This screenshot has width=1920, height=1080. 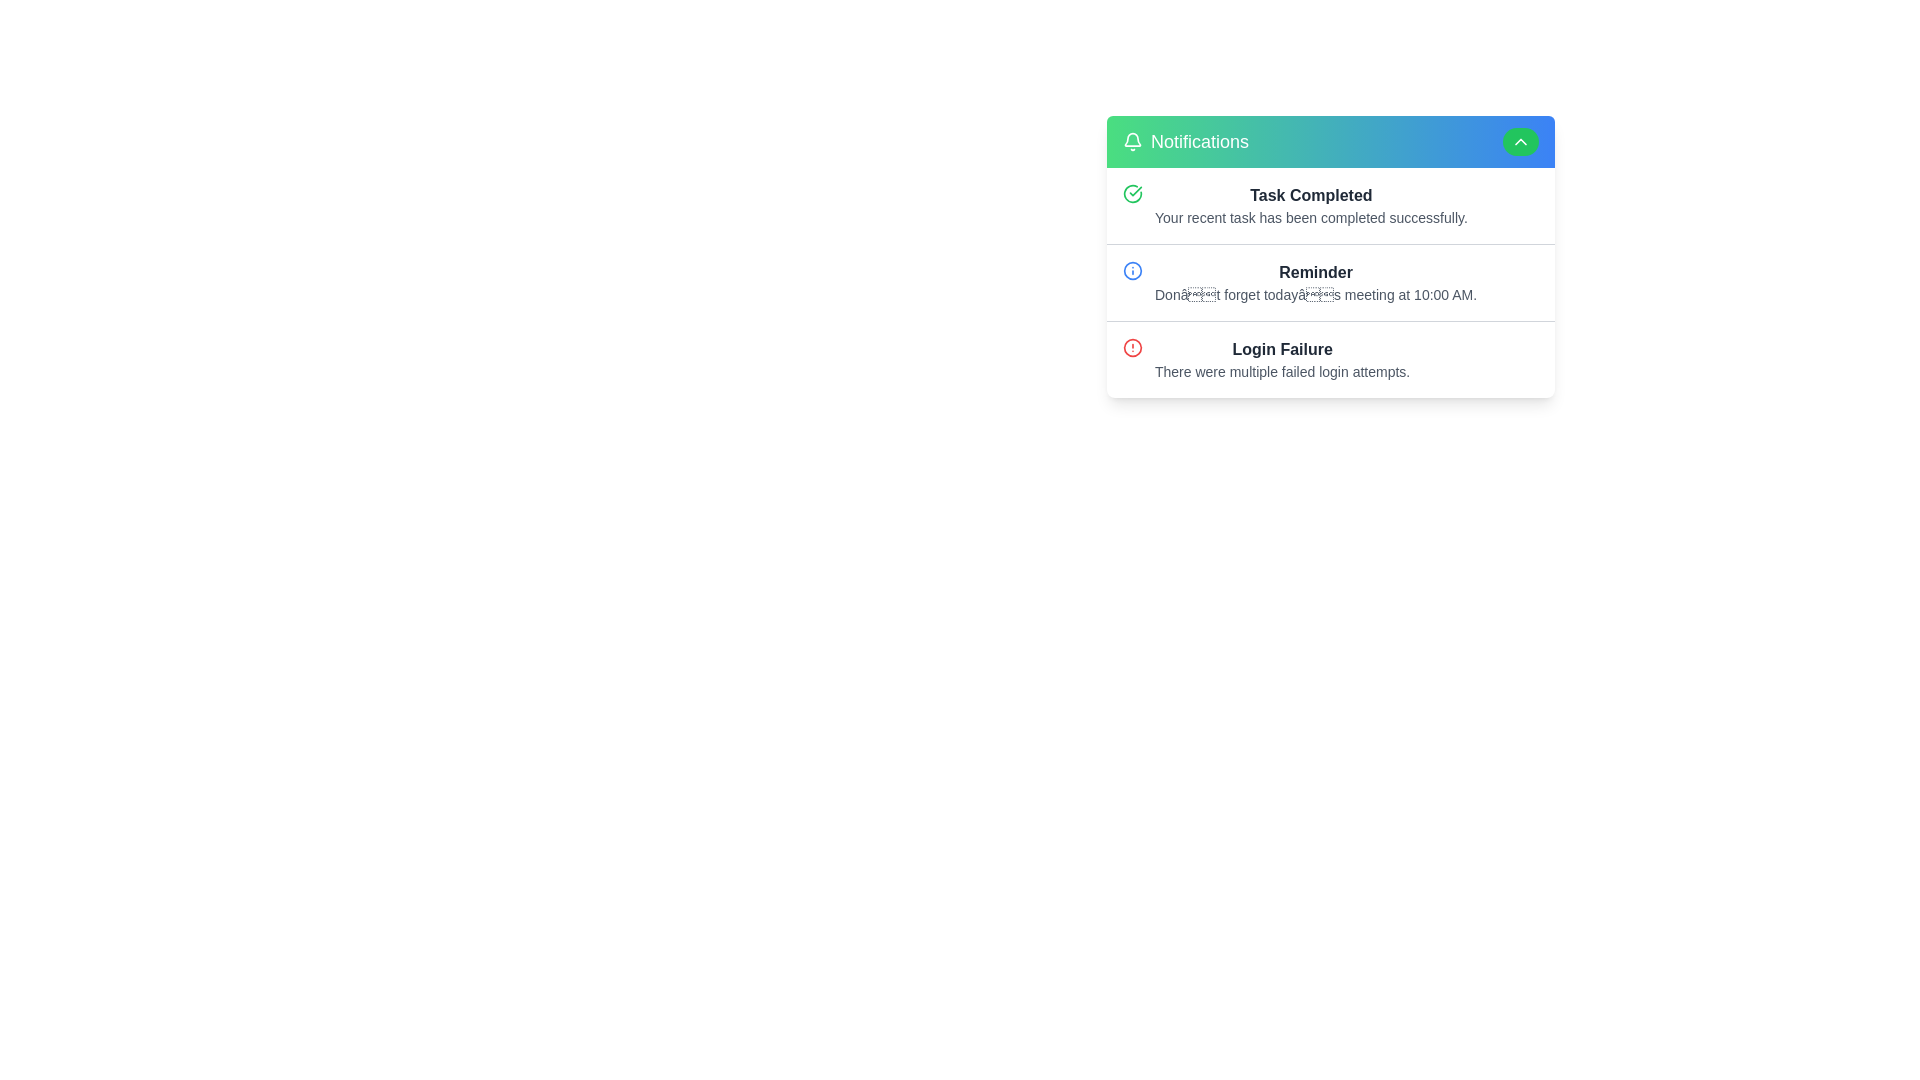 I want to click on the Text Label indicating the successful completion of a task, located directly below the 'Task Completed' title in the notification card, so click(x=1311, y=218).